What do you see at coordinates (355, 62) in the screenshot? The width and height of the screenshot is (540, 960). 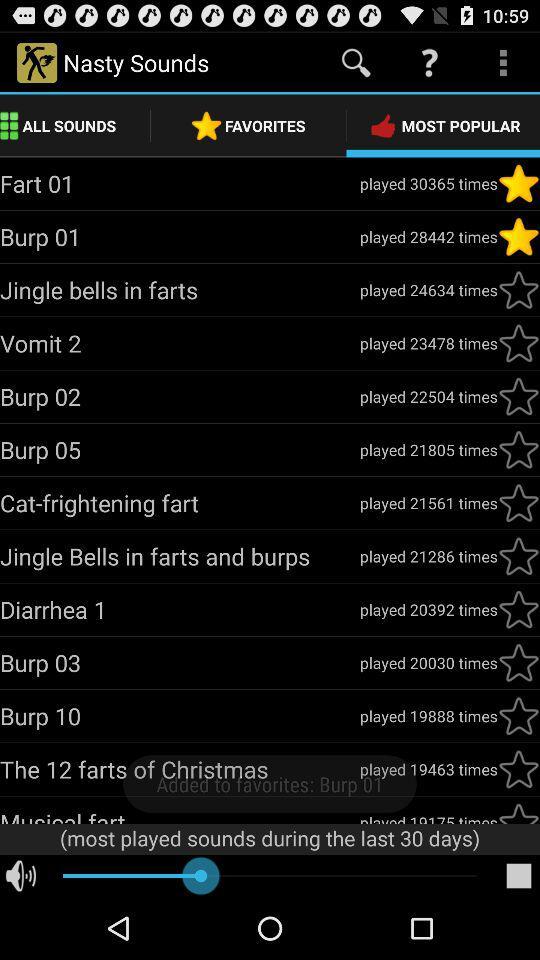 I see `the app to the right of nasty sounds icon` at bounding box center [355, 62].